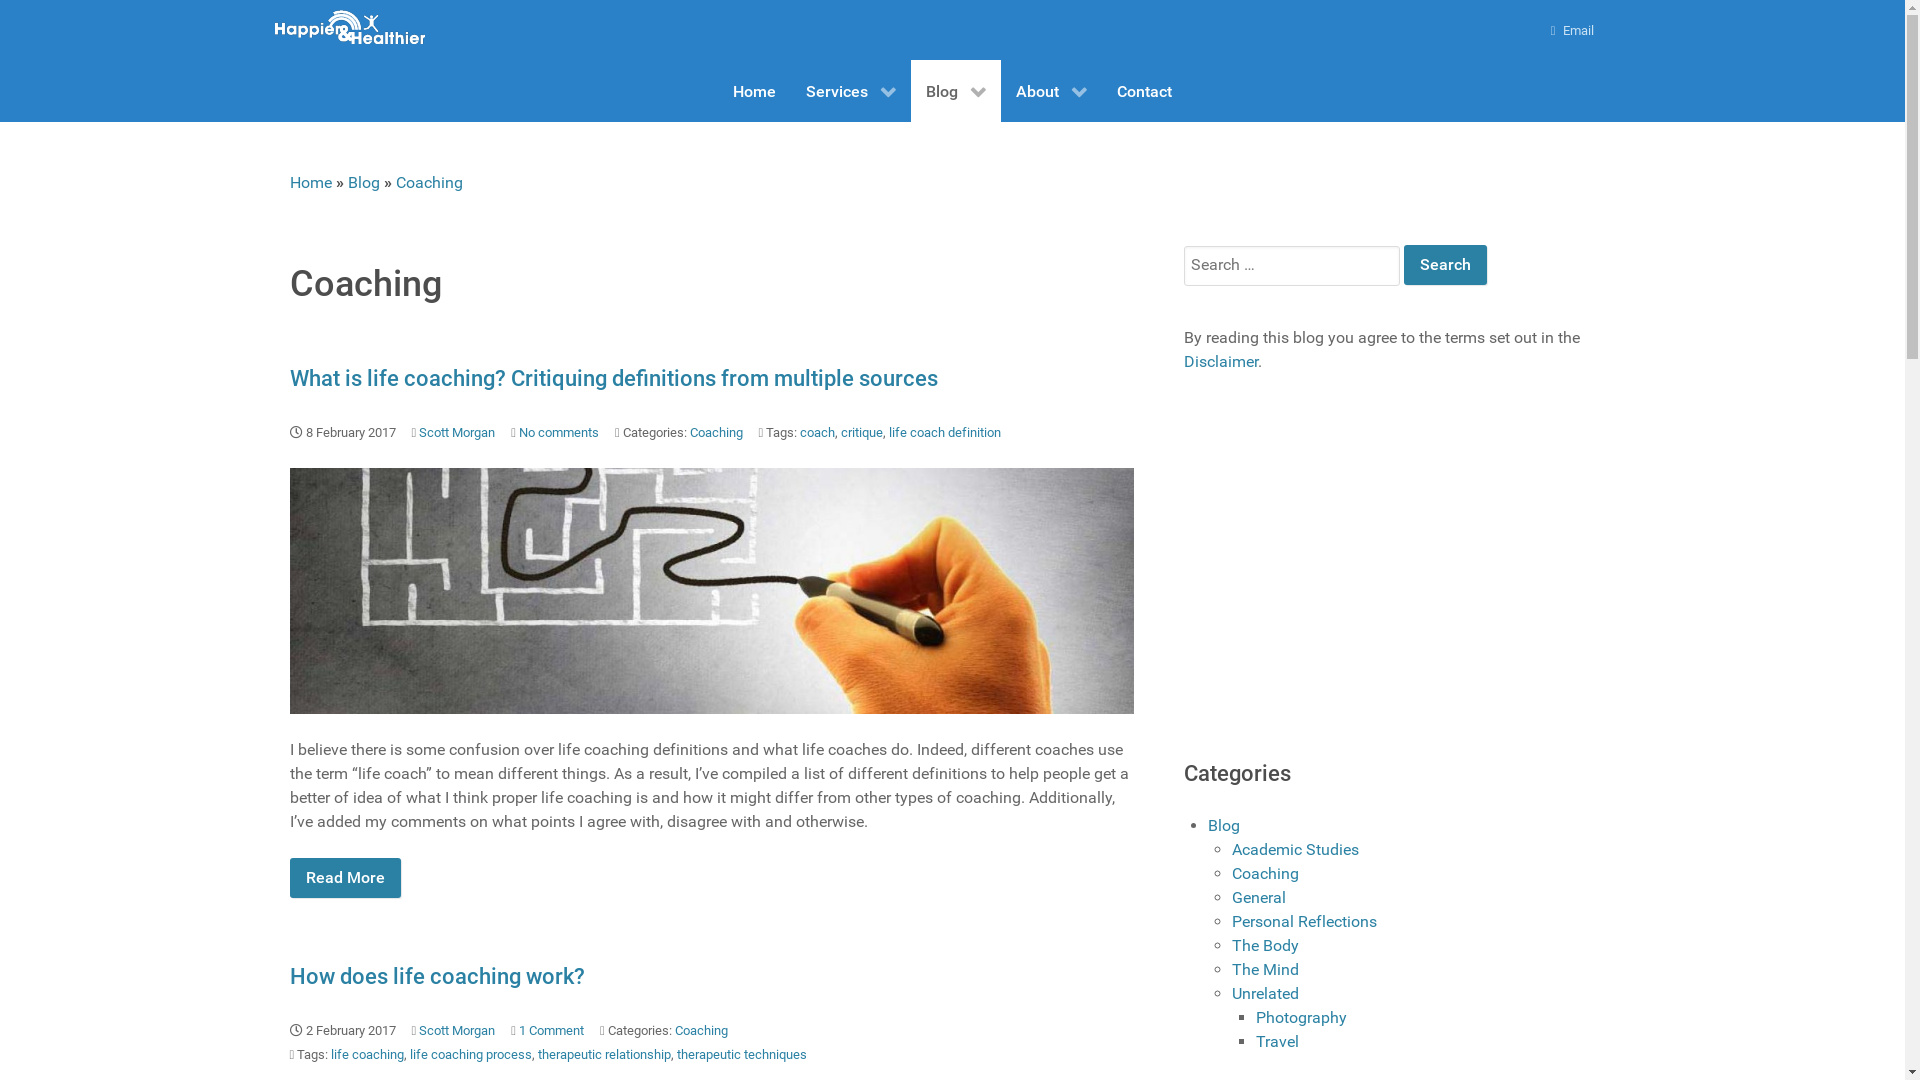 The width and height of the screenshot is (1920, 1080). I want to click on 'Search', so click(1445, 264).